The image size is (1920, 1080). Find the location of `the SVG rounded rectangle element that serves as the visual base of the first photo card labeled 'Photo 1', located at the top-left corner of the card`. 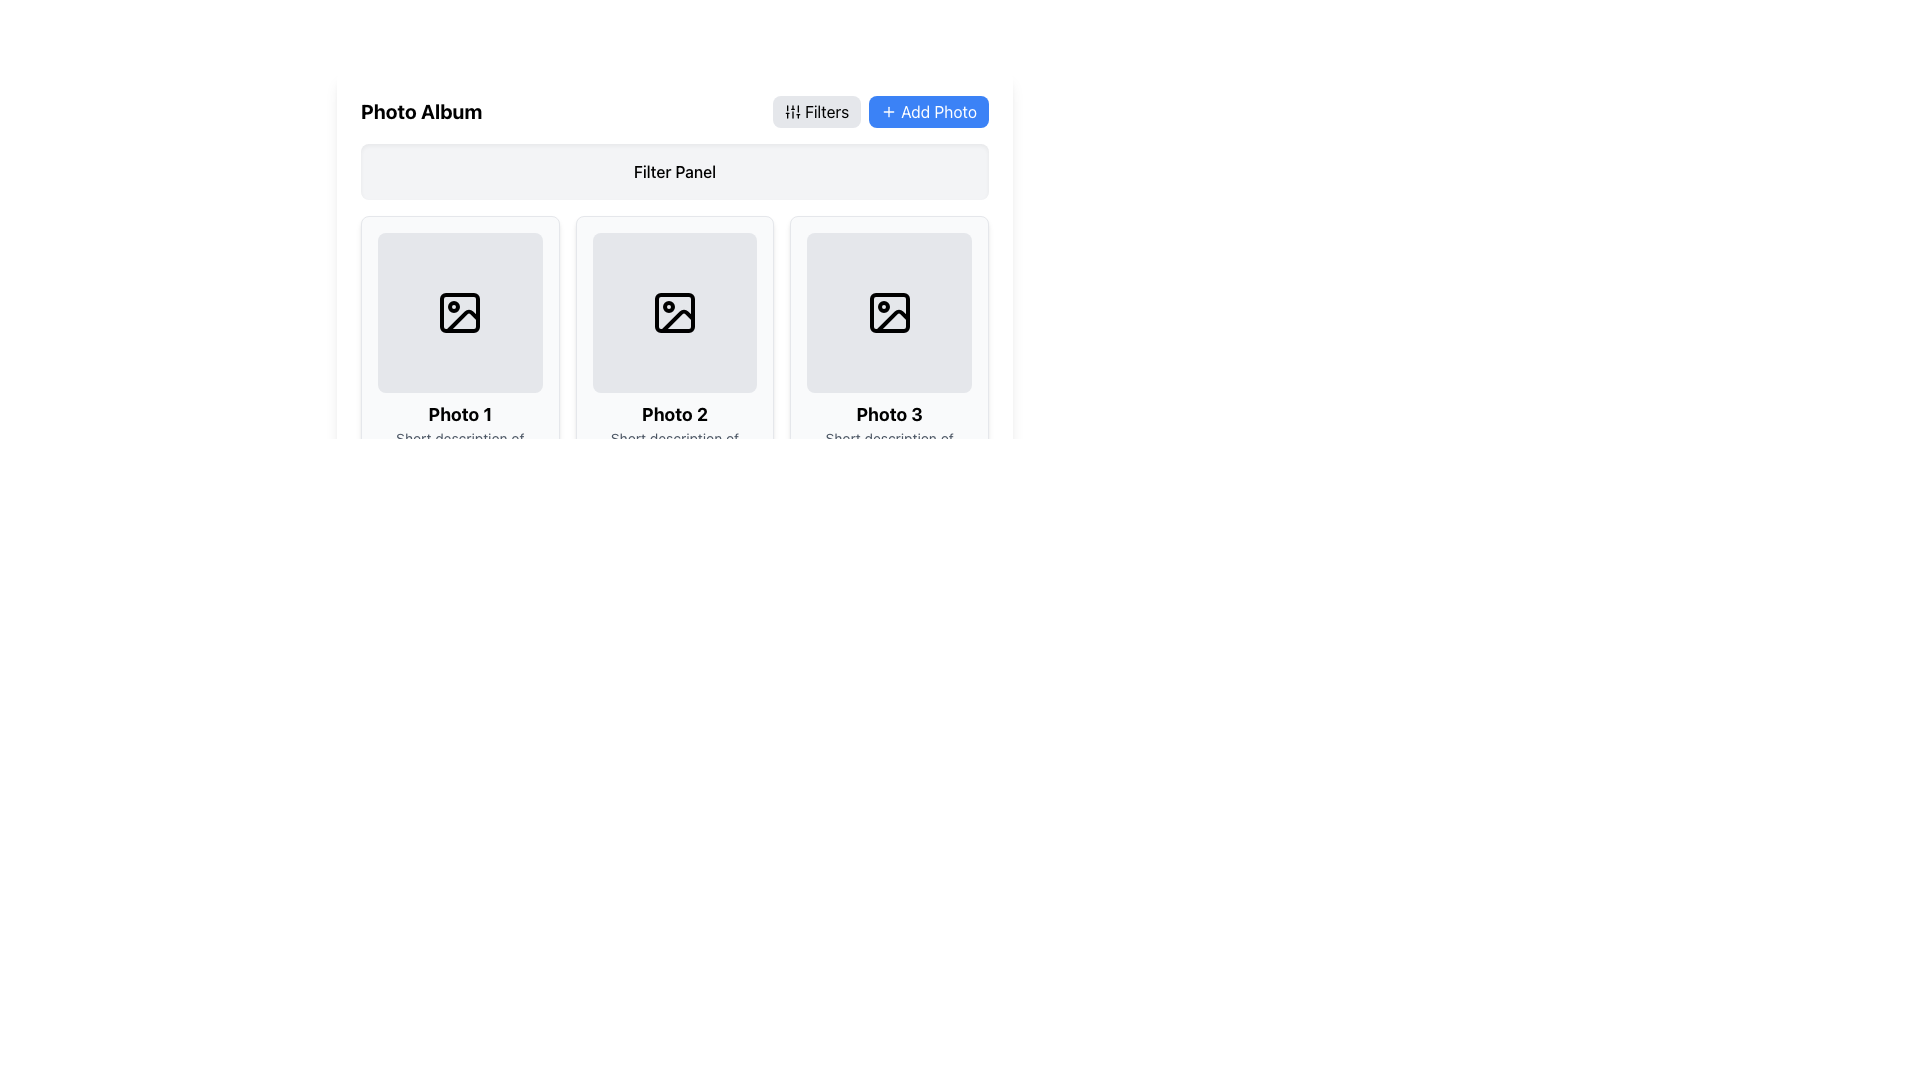

the SVG rounded rectangle element that serves as the visual base of the first photo card labeled 'Photo 1', located at the top-left corner of the card is located at coordinates (459, 312).